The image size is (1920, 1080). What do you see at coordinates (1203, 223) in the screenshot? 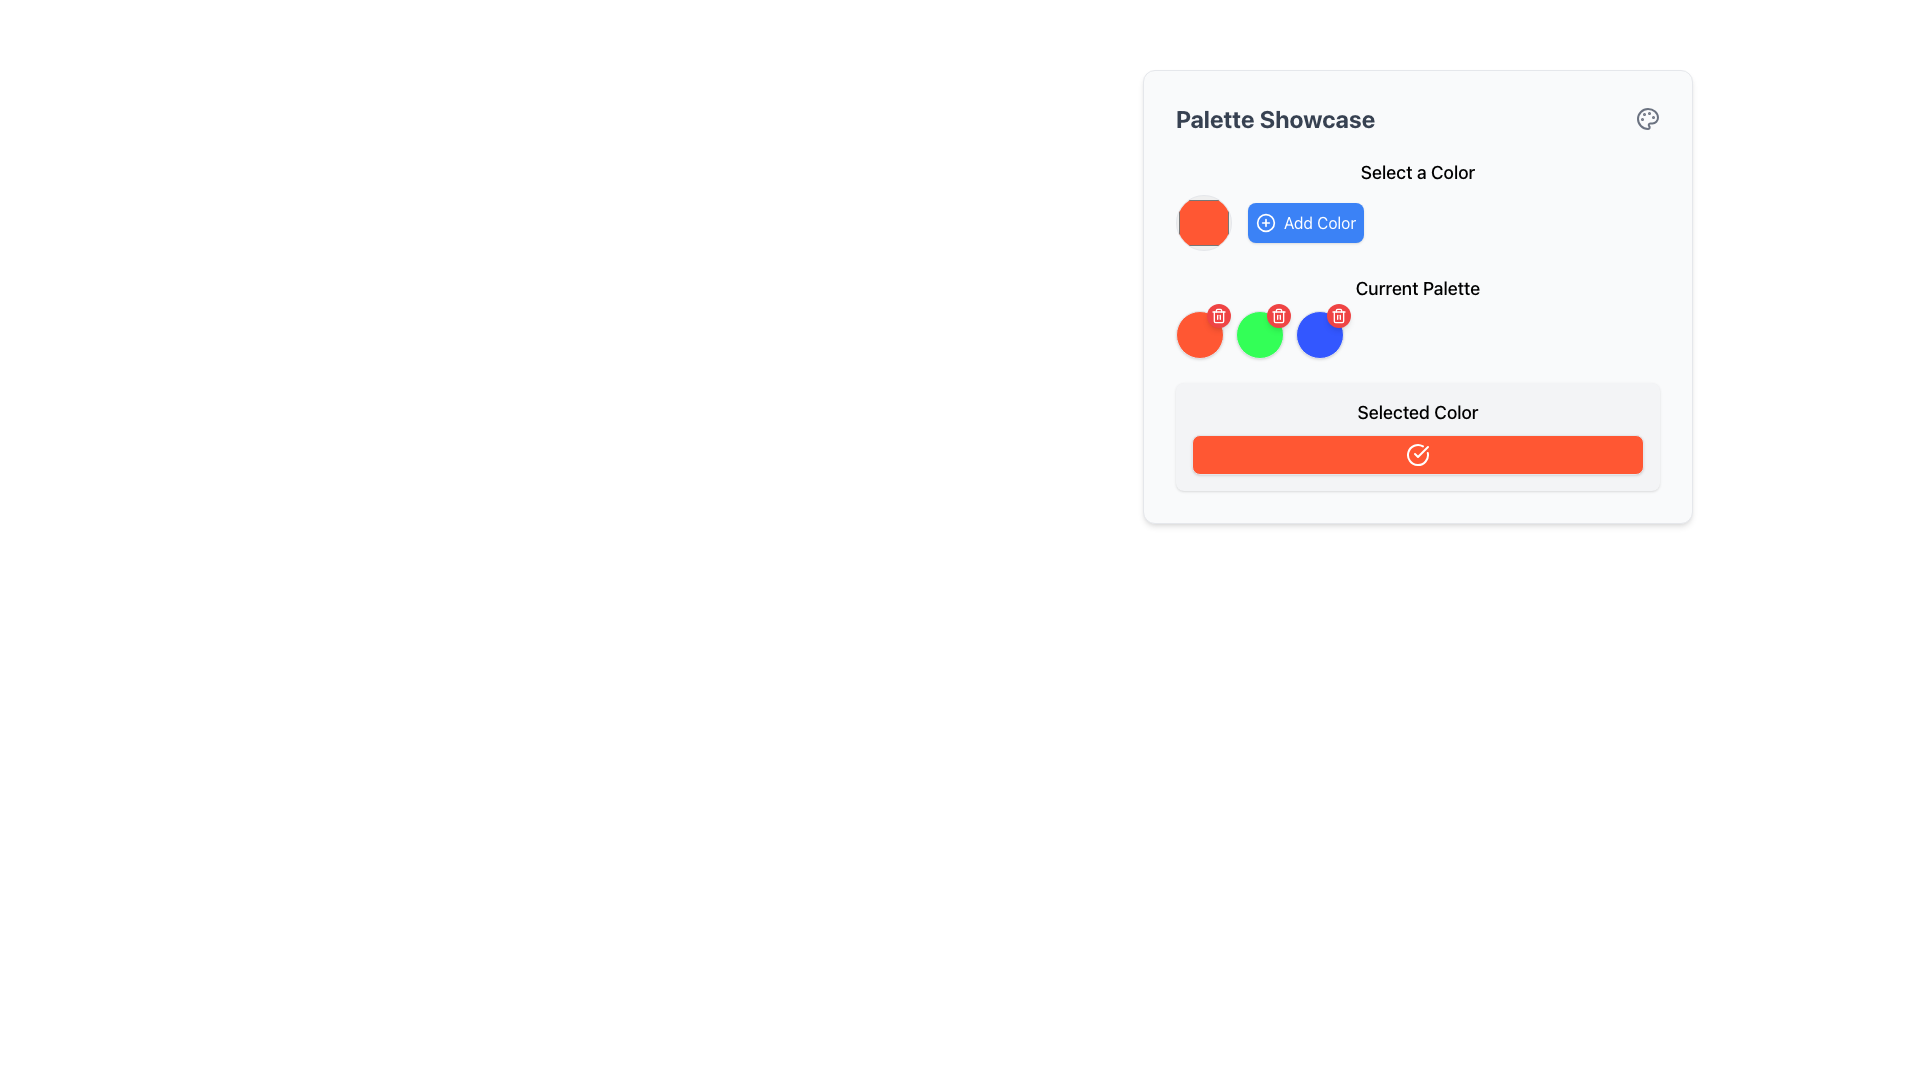
I see `the circular orange color option selector located to the left of the 'Add Color' button in the 'Select a Color' section for keyboard navigation` at bounding box center [1203, 223].